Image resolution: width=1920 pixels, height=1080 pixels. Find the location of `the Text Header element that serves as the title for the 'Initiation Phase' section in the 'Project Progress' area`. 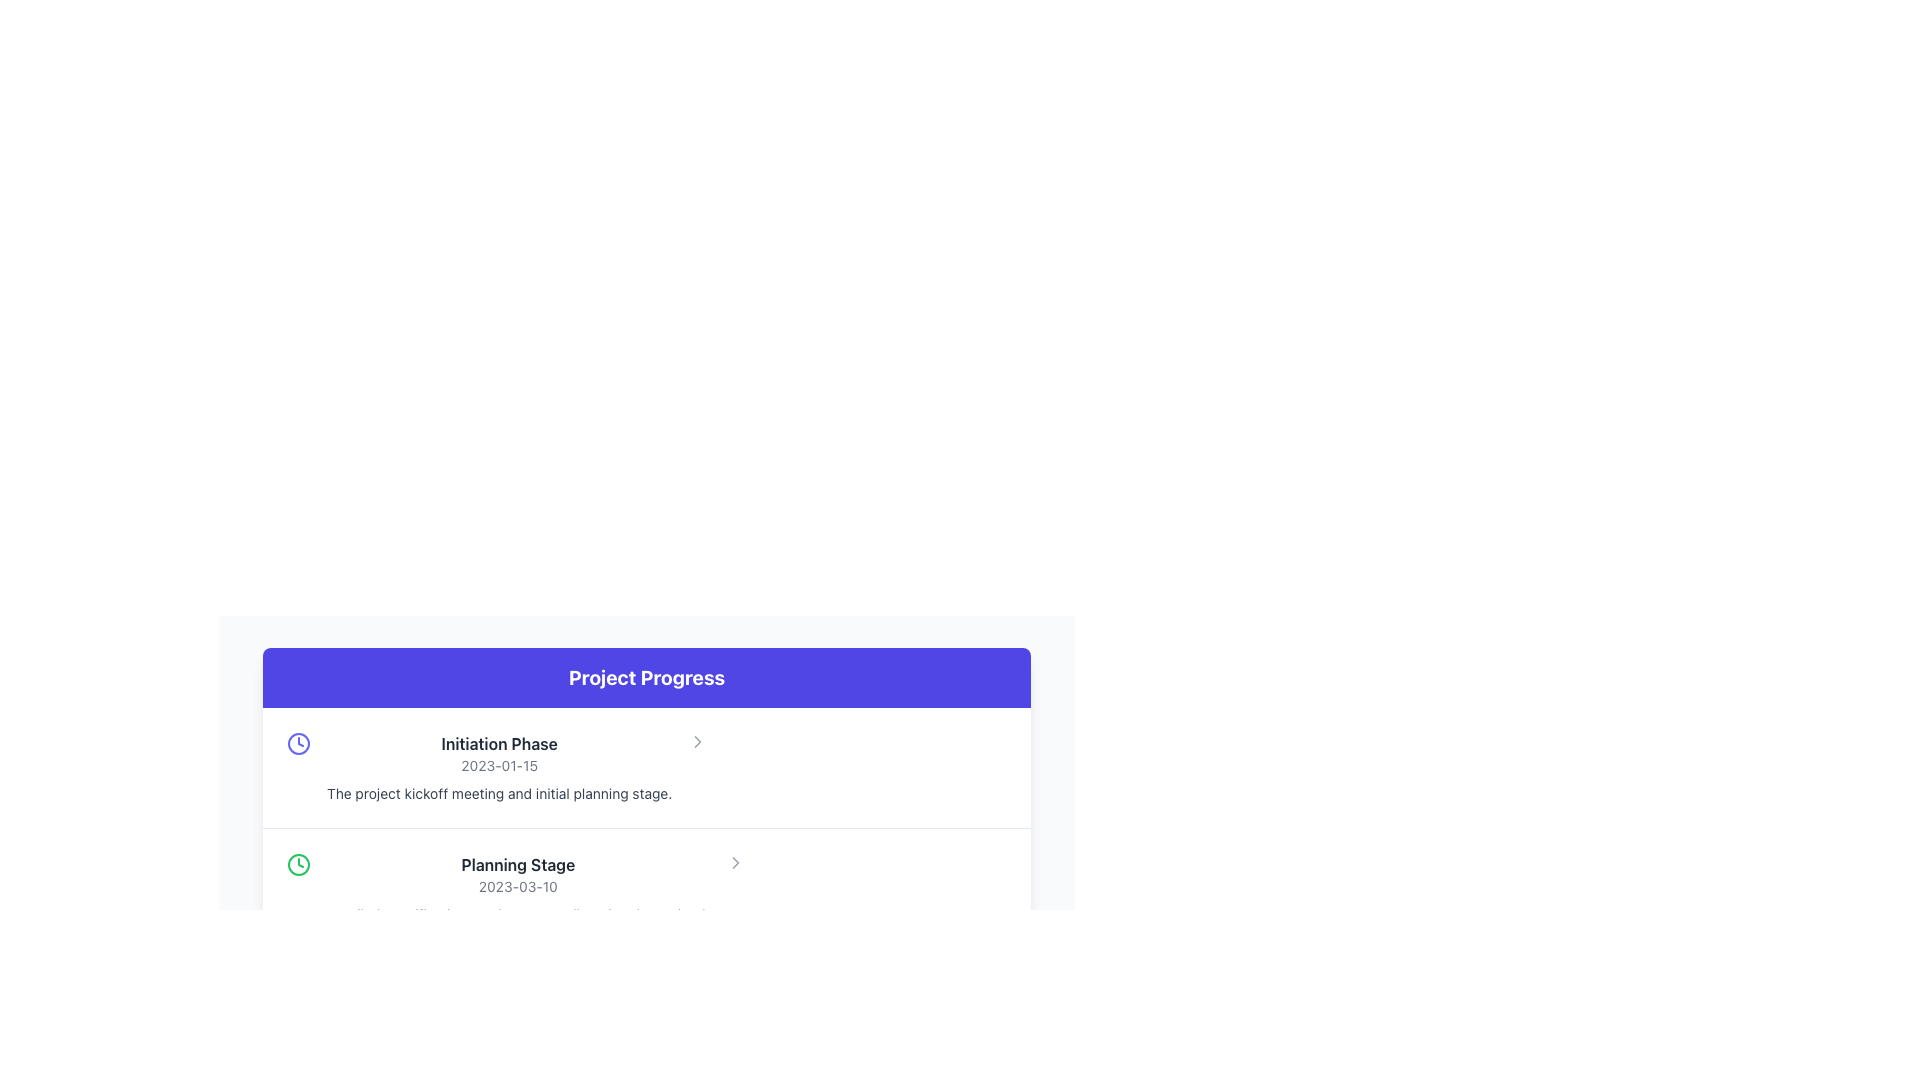

the Text Header element that serves as the title for the 'Initiation Phase' section in the 'Project Progress' area is located at coordinates (499, 744).